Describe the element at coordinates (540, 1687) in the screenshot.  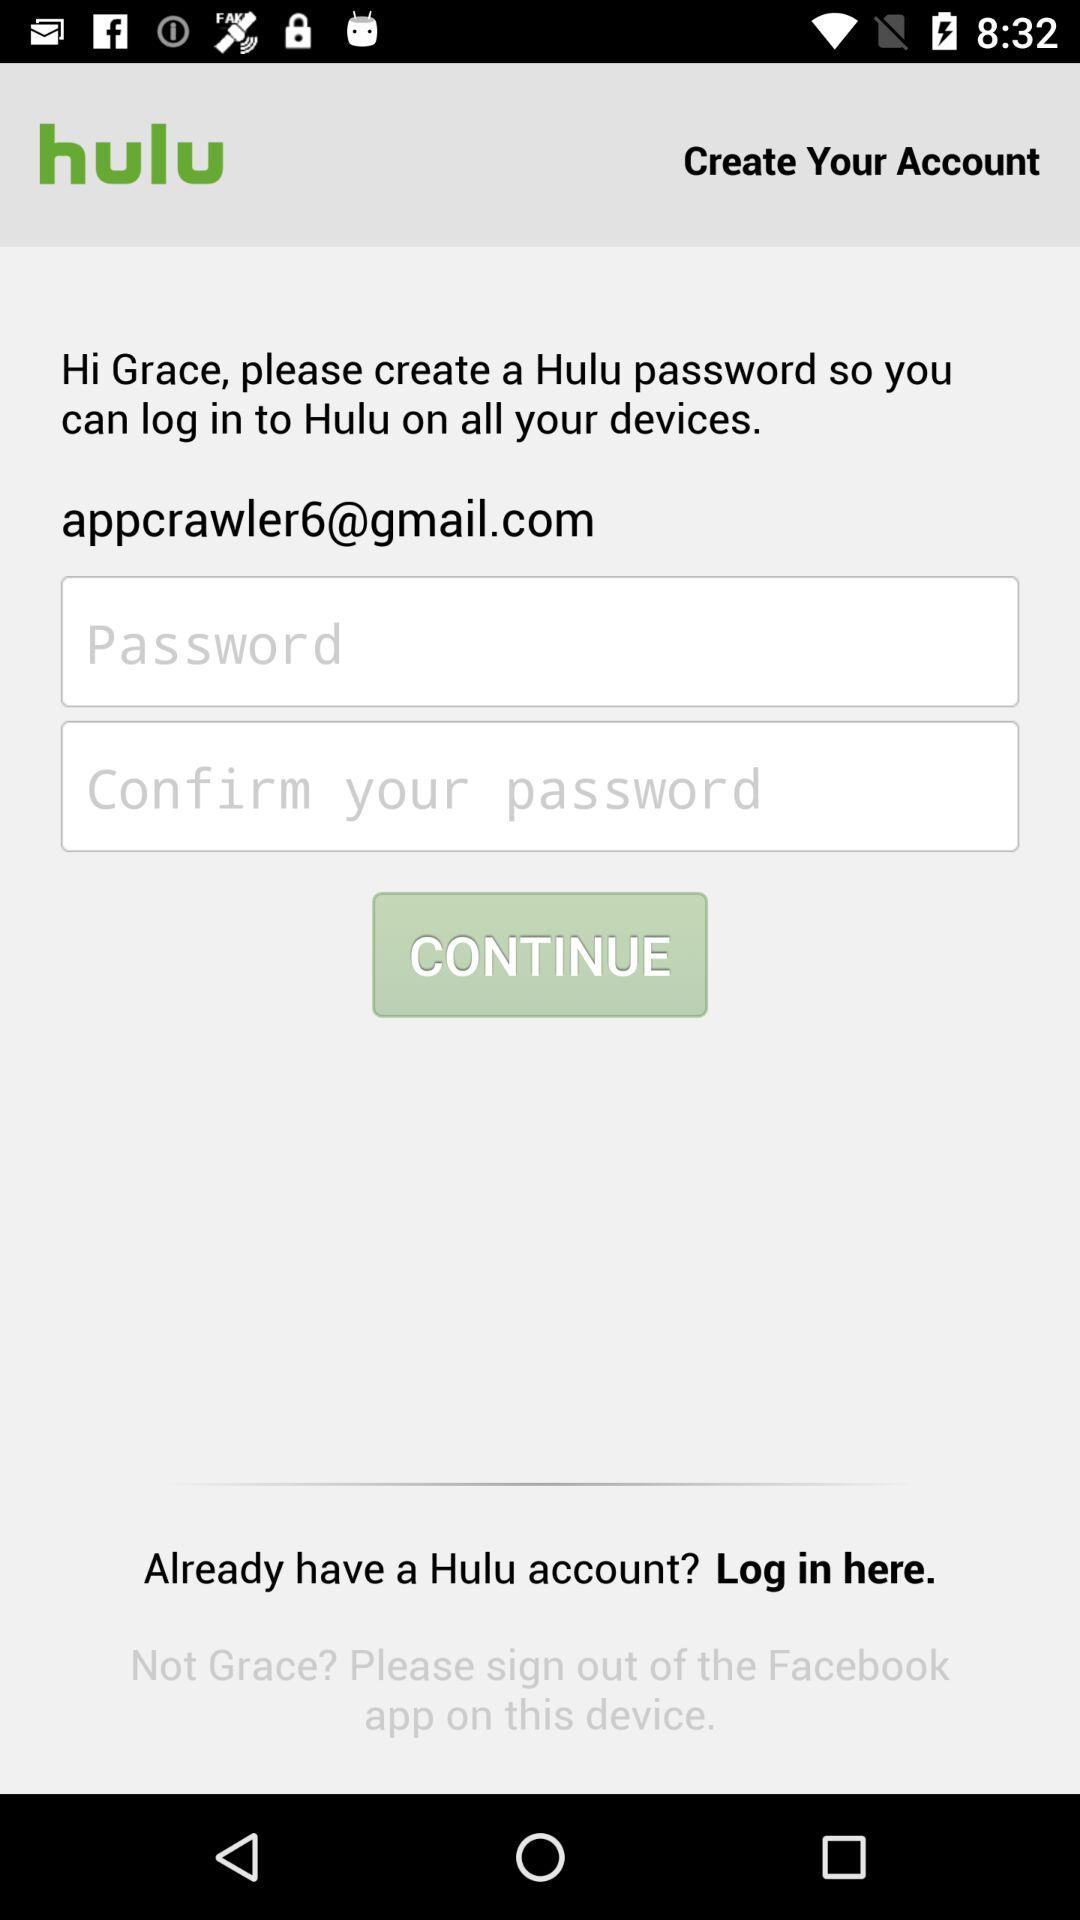
I see `item below already have a item` at that location.